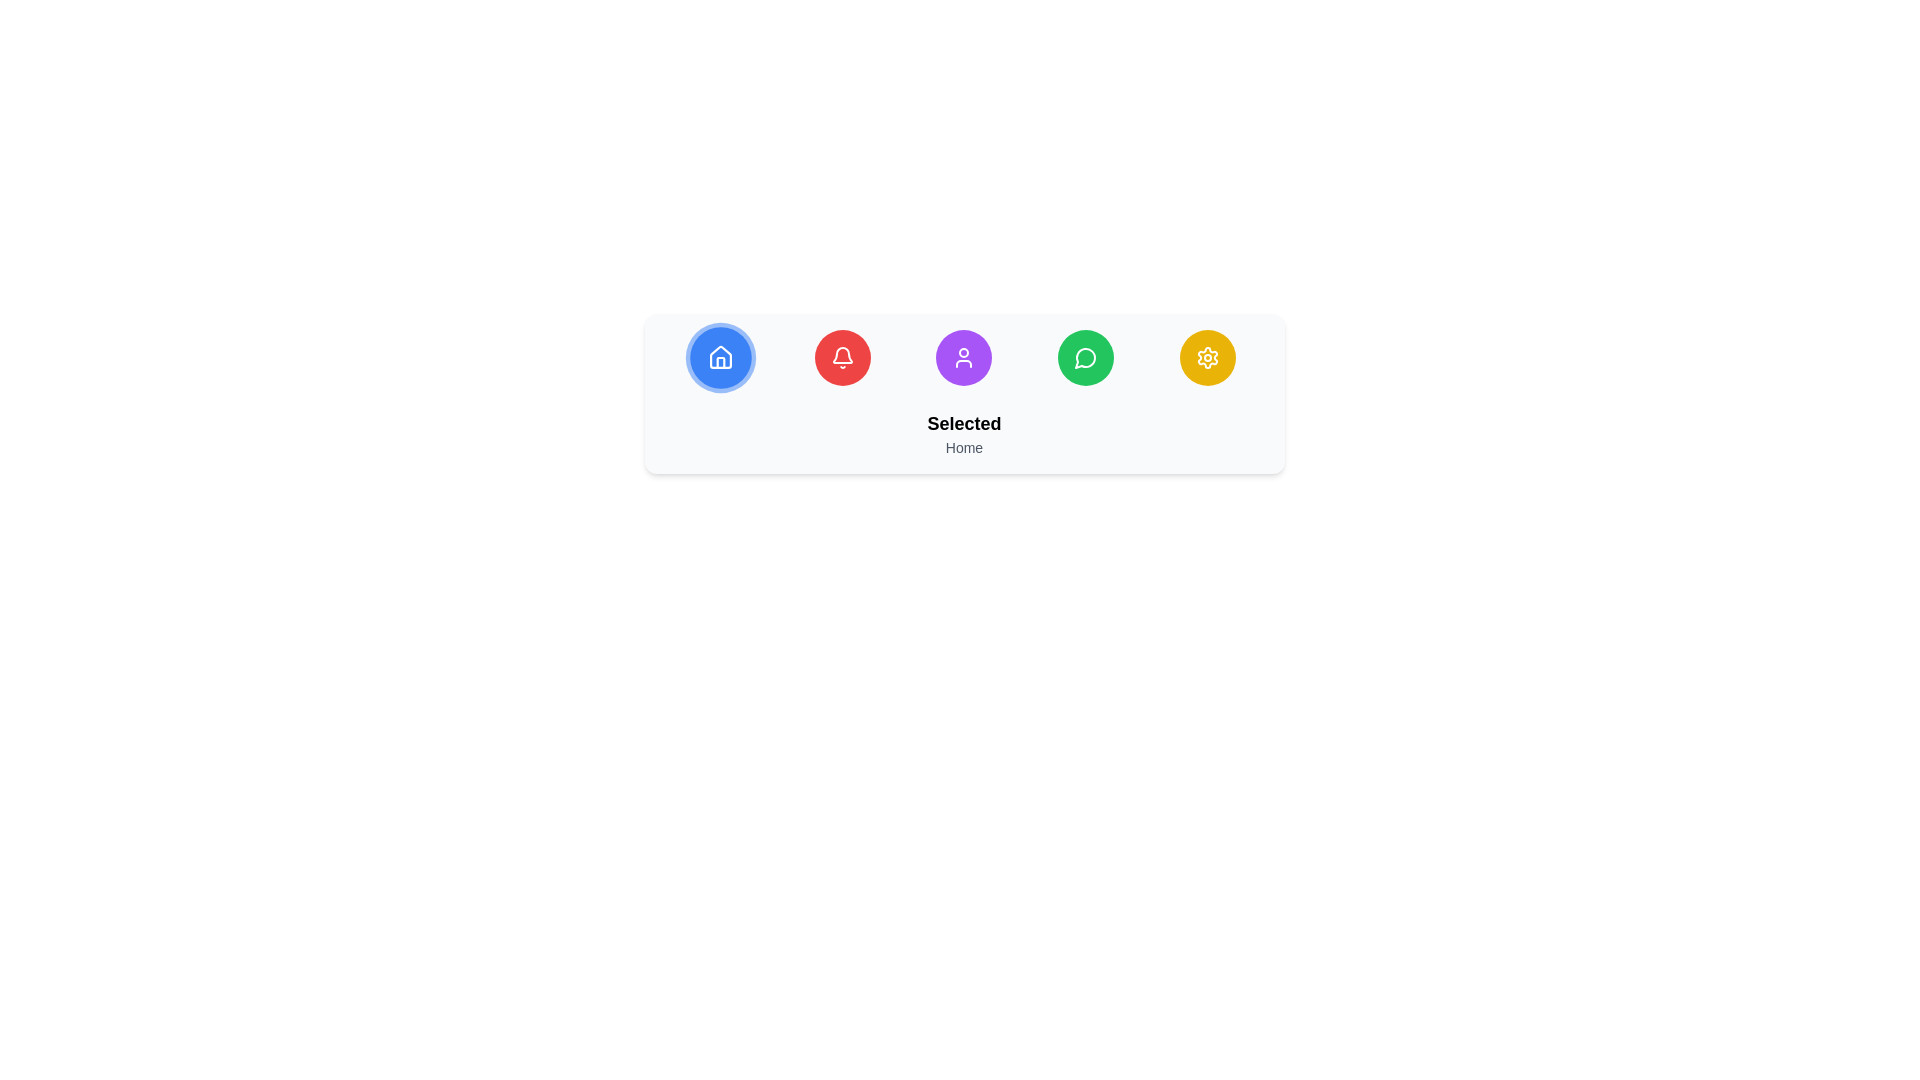 This screenshot has height=1080, width=1920. I want to click on the house icon button, which is styled in a minimalist design and located within a circular blue background, positioned as the farthest left option among a row of icons, so click(720, 357).